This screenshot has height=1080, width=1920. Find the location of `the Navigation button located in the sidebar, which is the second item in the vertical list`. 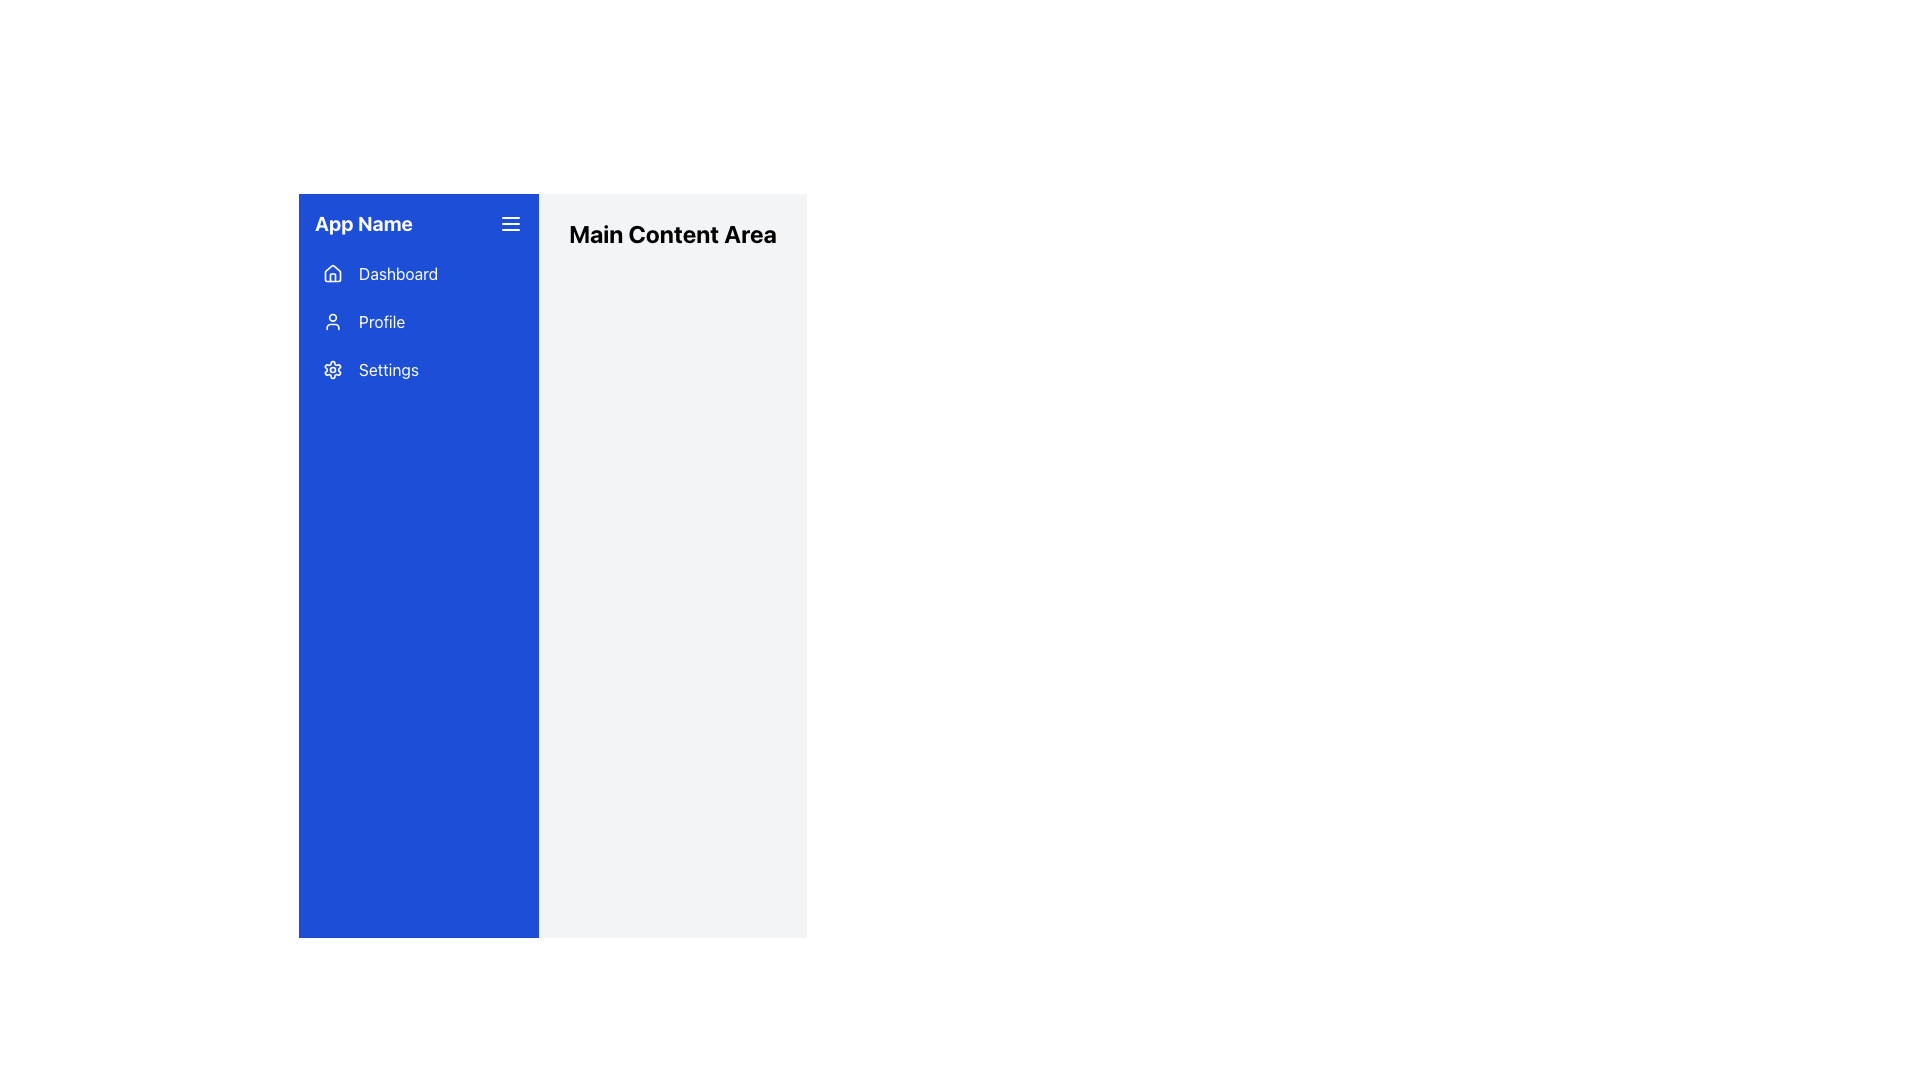

the Navigation button located in the sidebar, which is the second item in the vertical list is located at coordinates (417, 320).